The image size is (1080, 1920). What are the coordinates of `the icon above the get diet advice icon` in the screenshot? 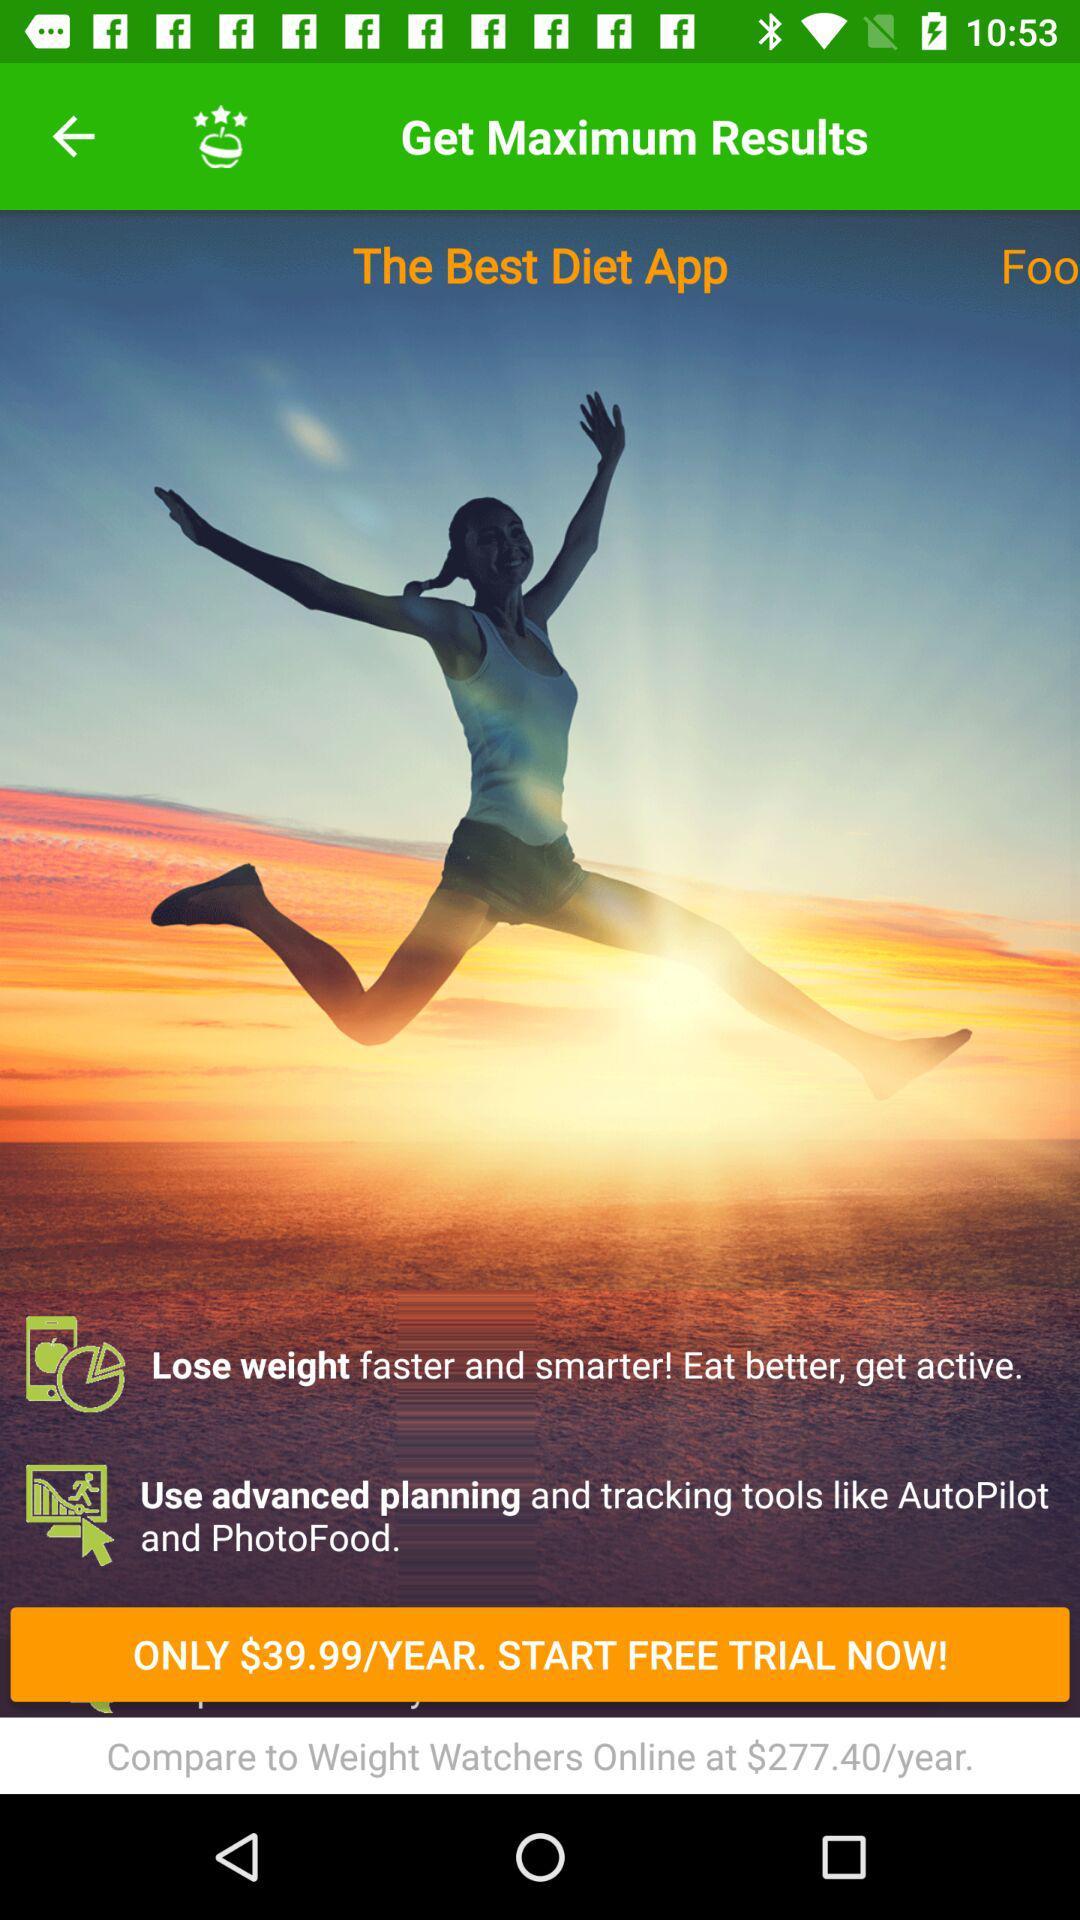 It's located at (540, 1515).